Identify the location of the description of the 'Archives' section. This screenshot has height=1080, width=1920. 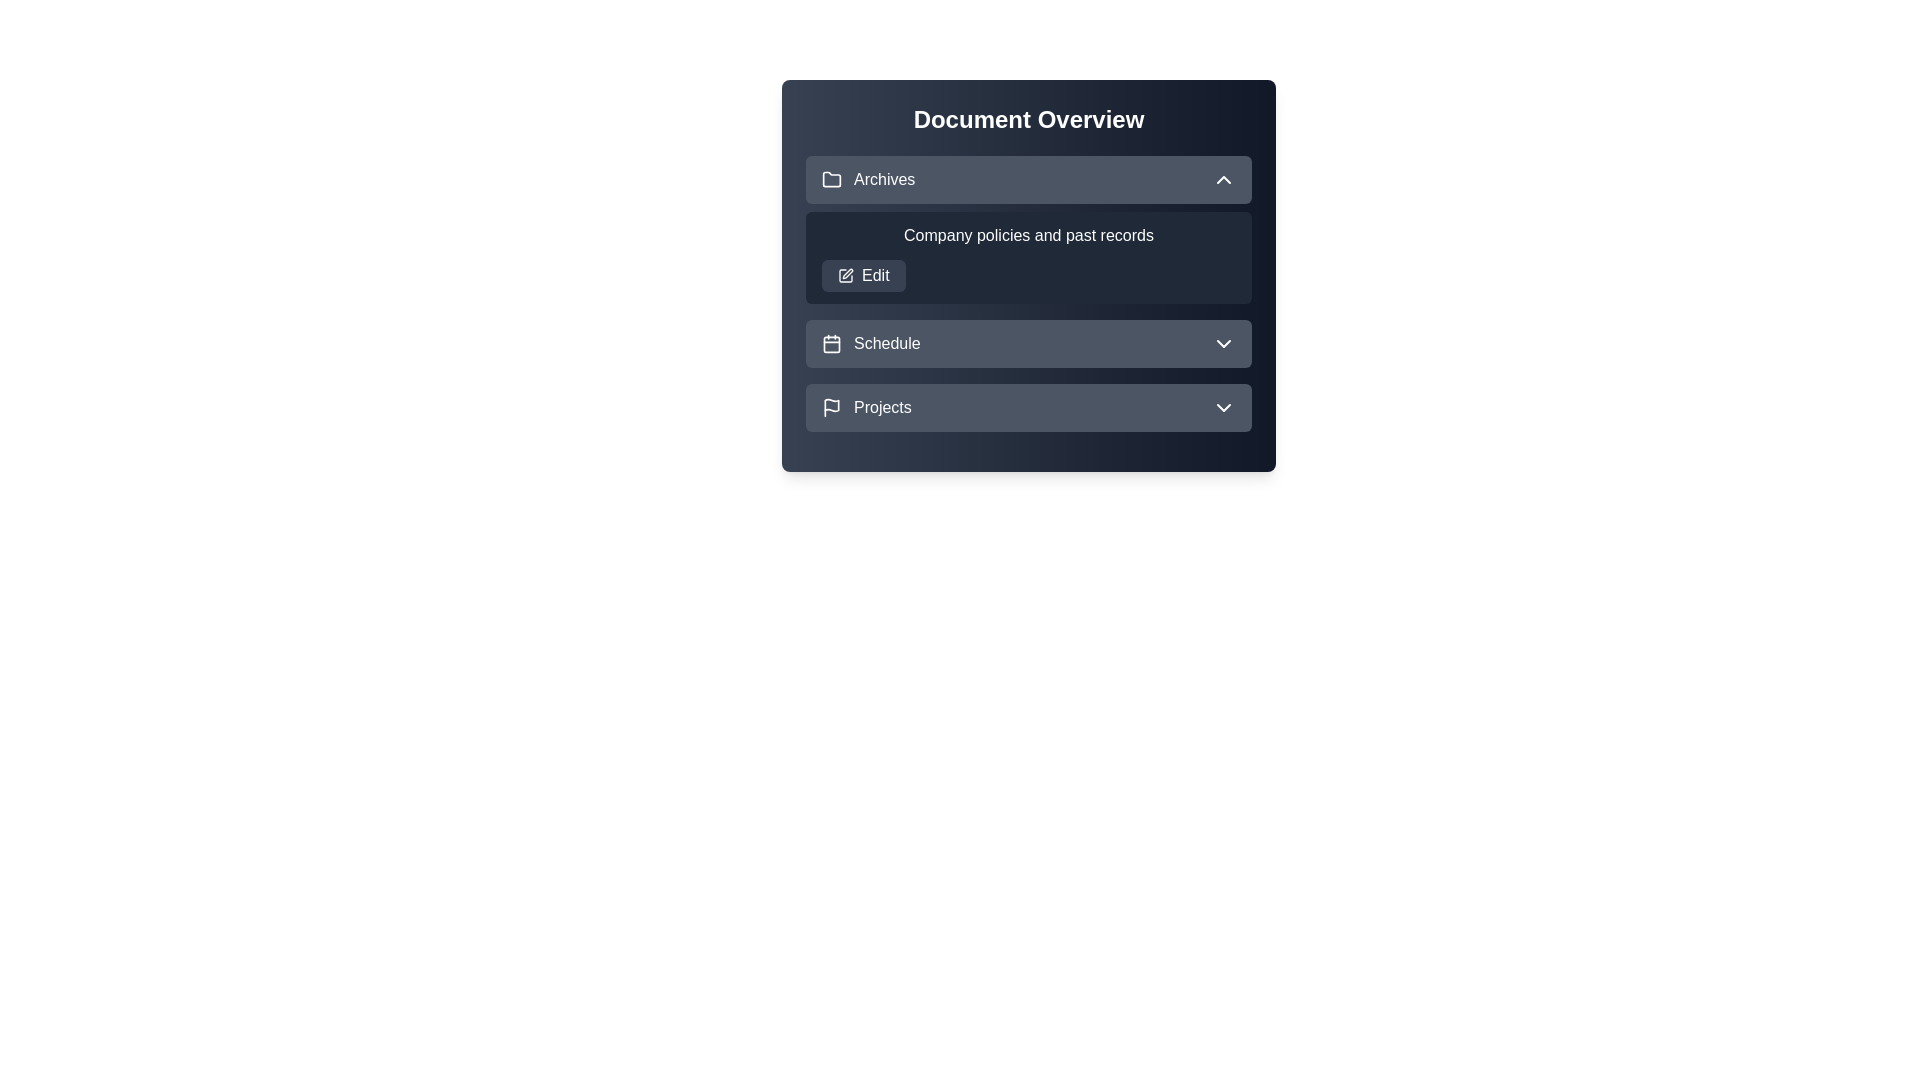
(1028, 257).